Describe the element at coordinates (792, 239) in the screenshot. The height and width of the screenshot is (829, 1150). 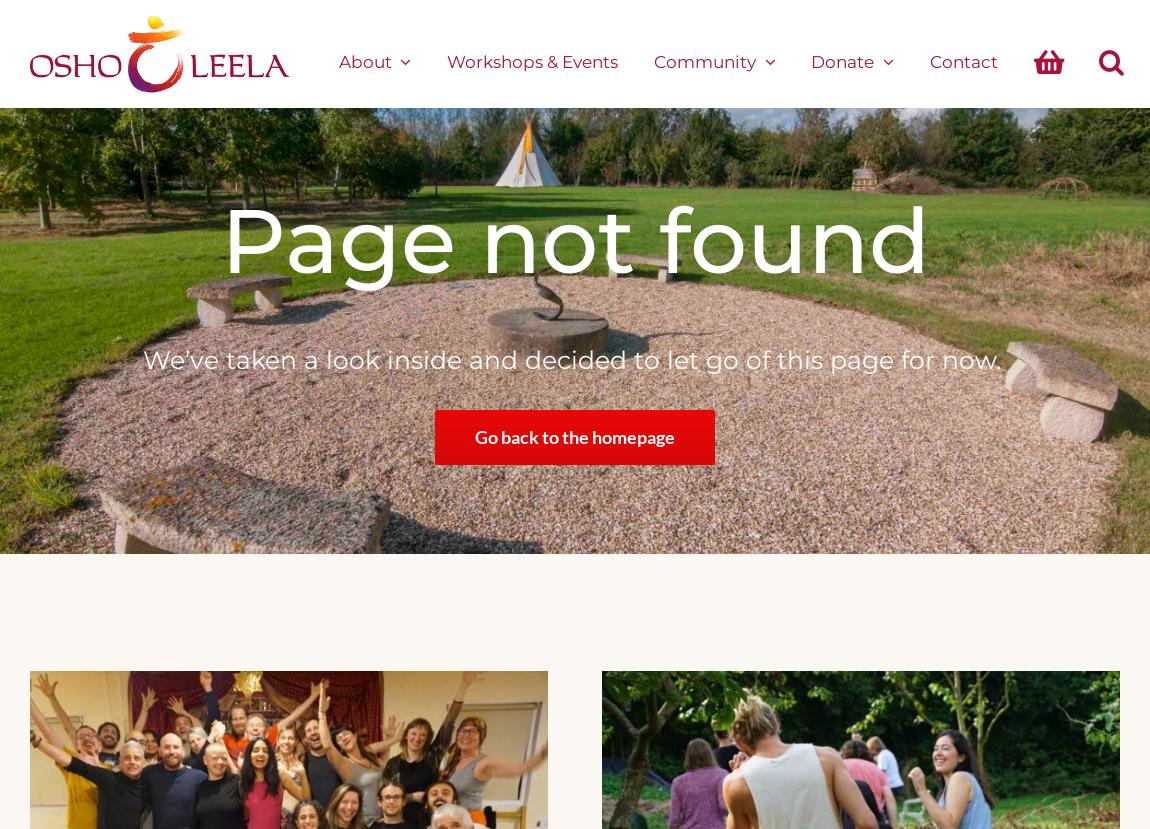
I see `'found'` at that location.